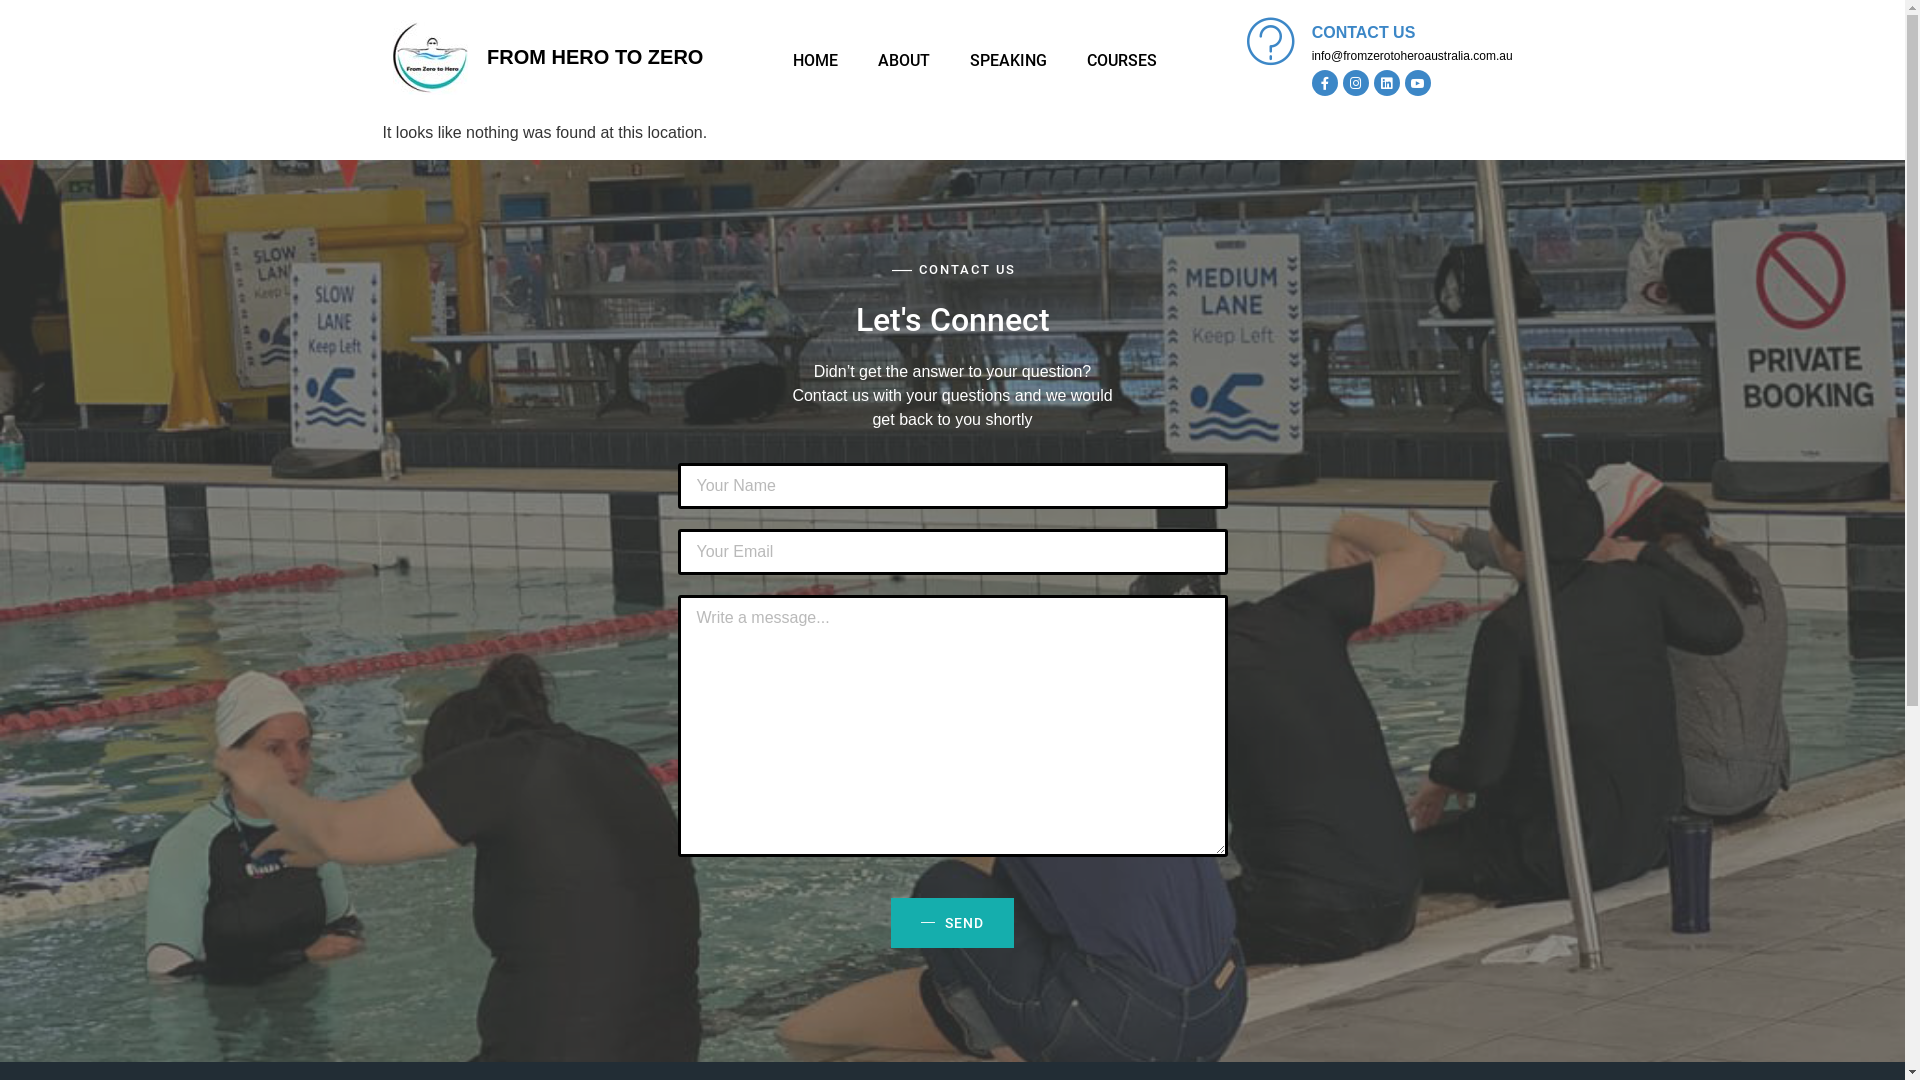 The width and height of the screenshot is (1920, 1080). Describe the element at coordinates (428, 56) in the screenshot. I see `'fzth-website-logo.jpg'` at that location.